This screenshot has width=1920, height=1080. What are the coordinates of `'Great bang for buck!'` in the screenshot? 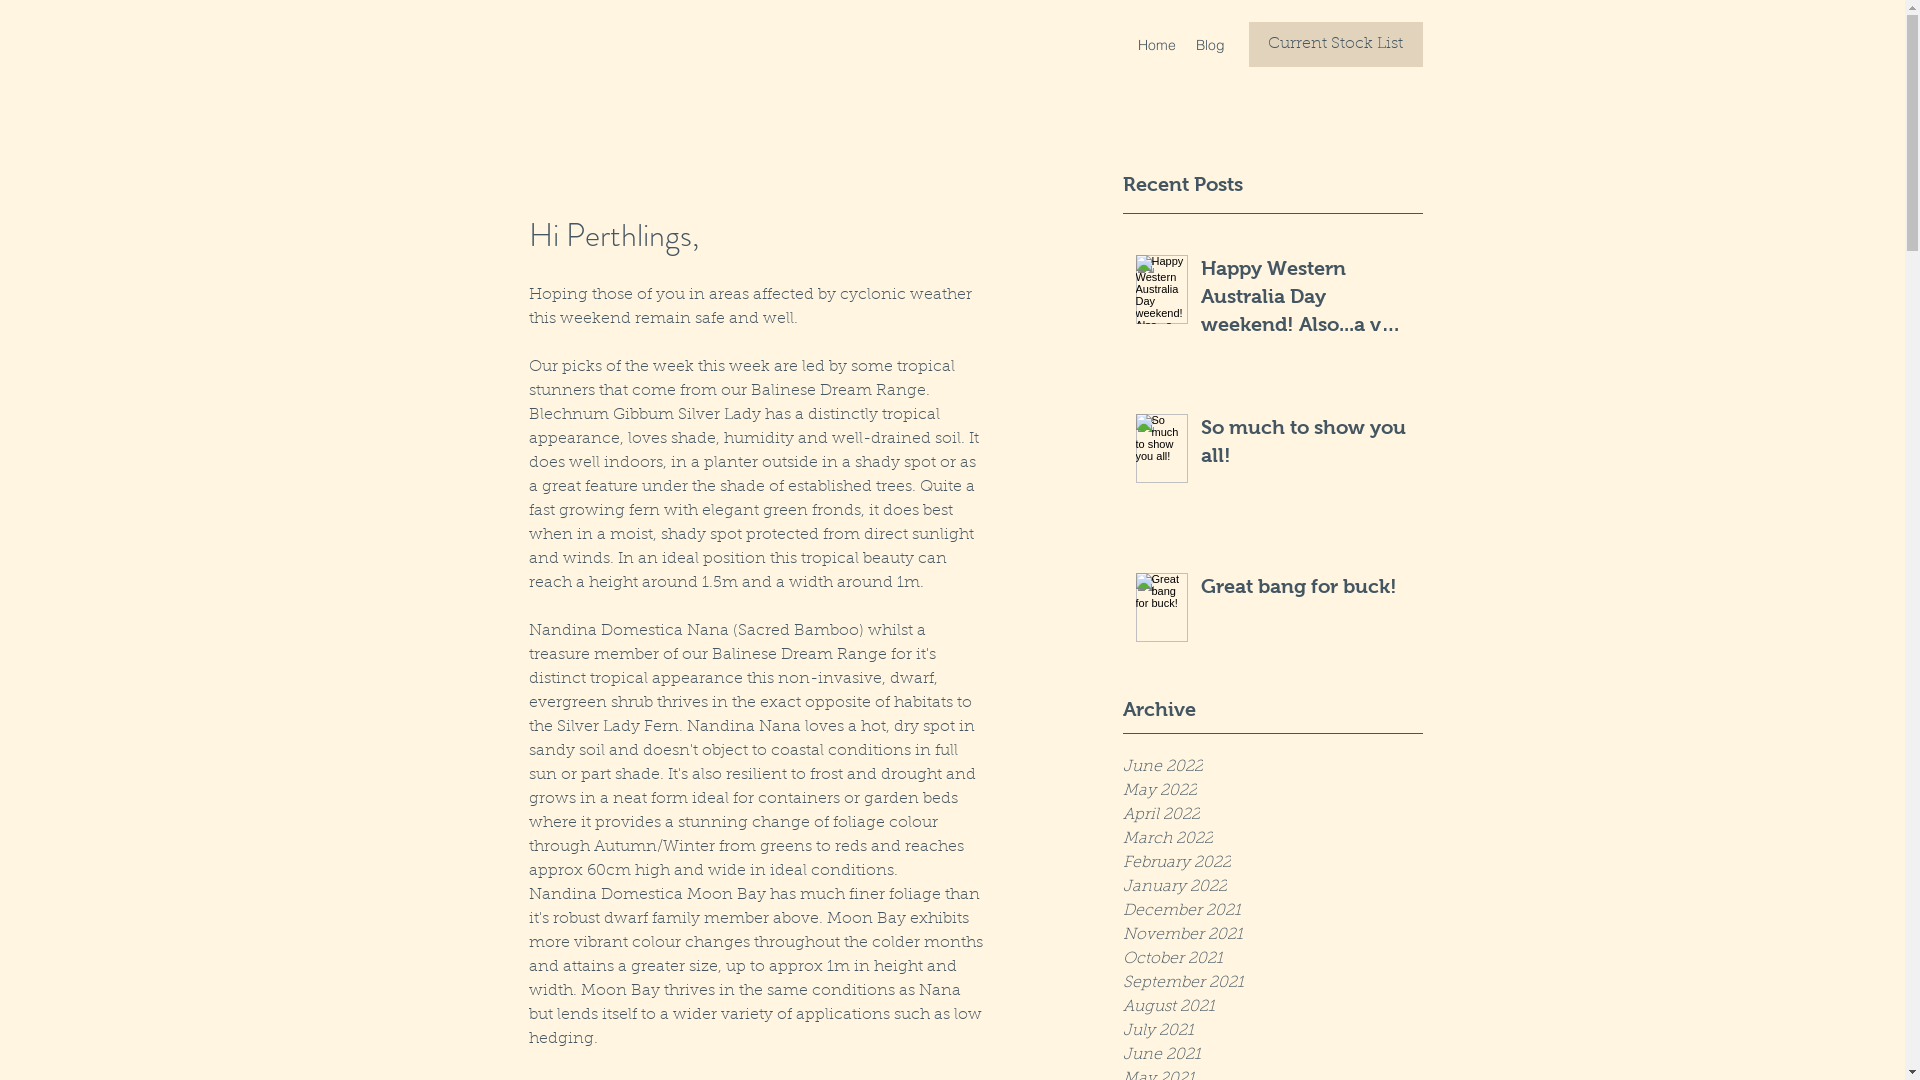 It's located at (1305, 589).